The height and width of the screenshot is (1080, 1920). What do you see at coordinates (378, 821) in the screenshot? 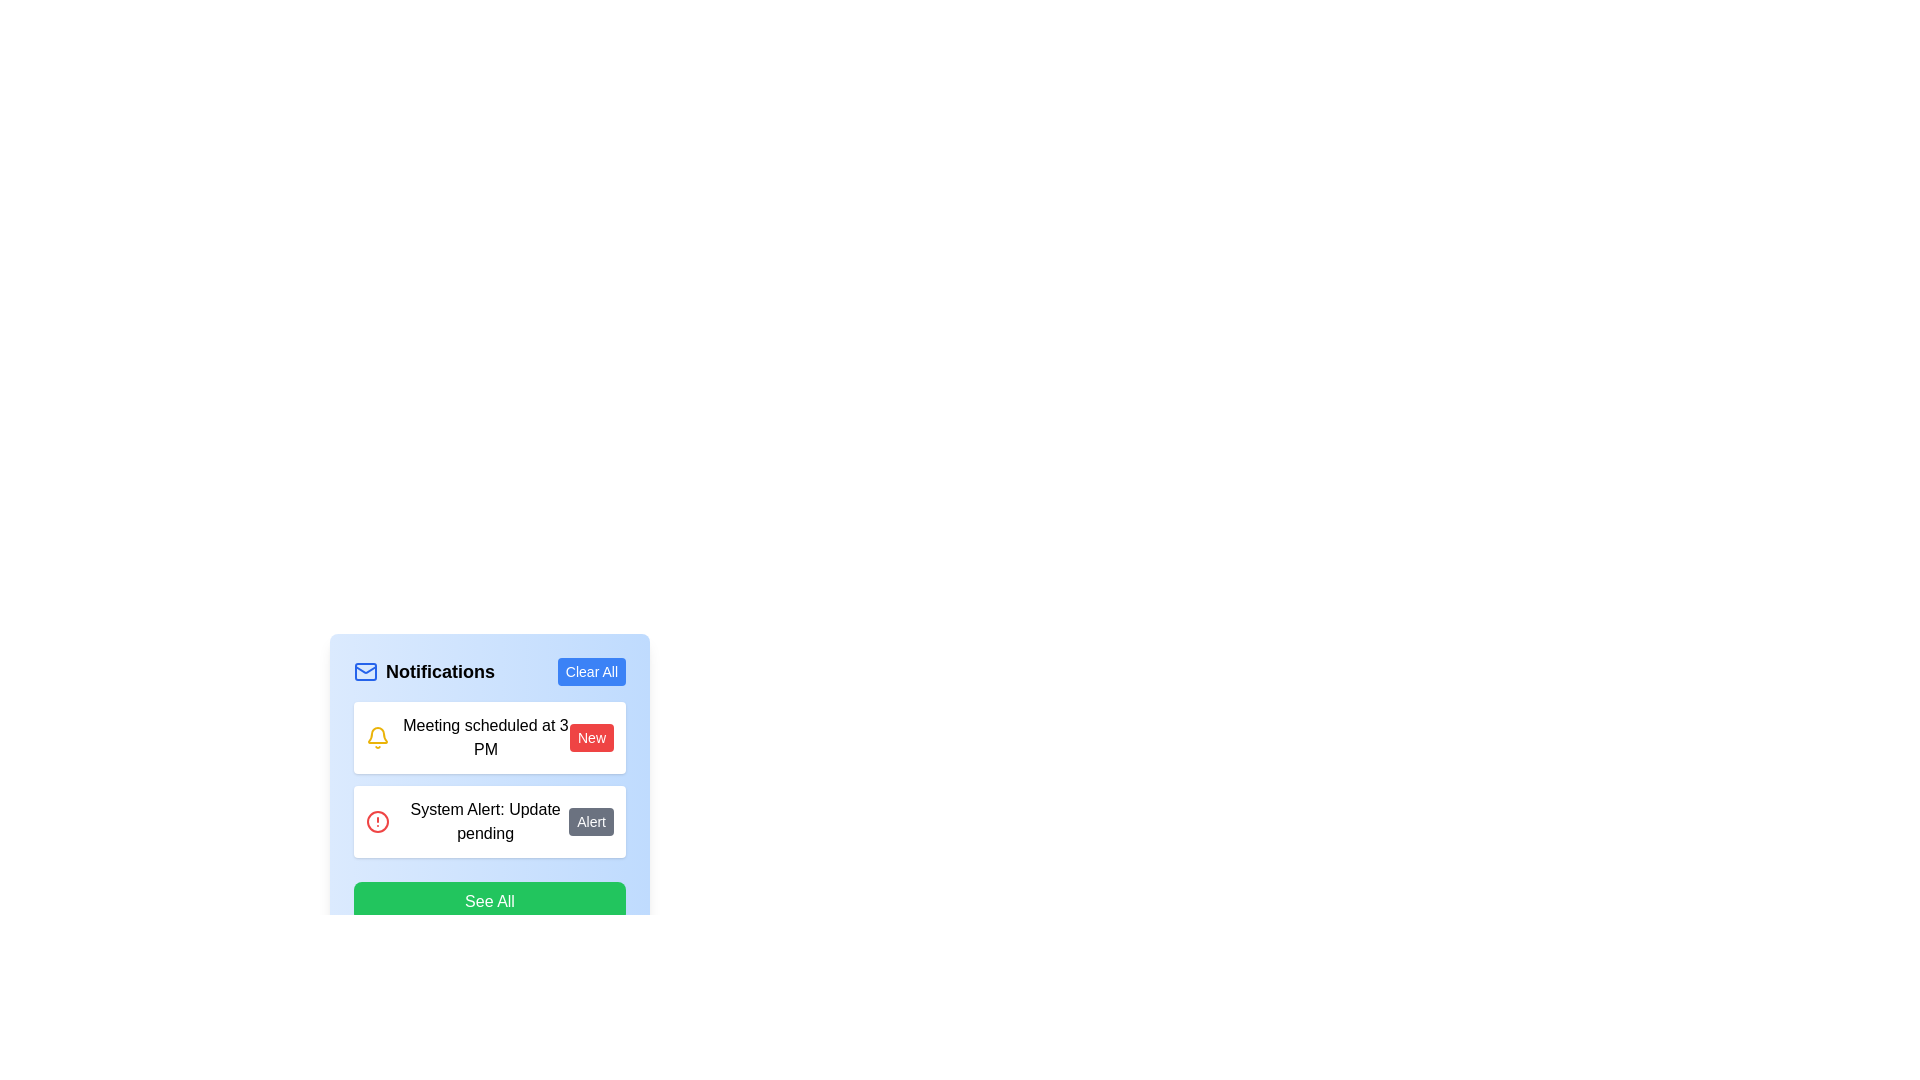
I see `the red circular icon with a white background and an alert symbol inside, which is positioned in the notification box to the left of the text 'System Alert: Update pending'` at bounding box center [378, 821].